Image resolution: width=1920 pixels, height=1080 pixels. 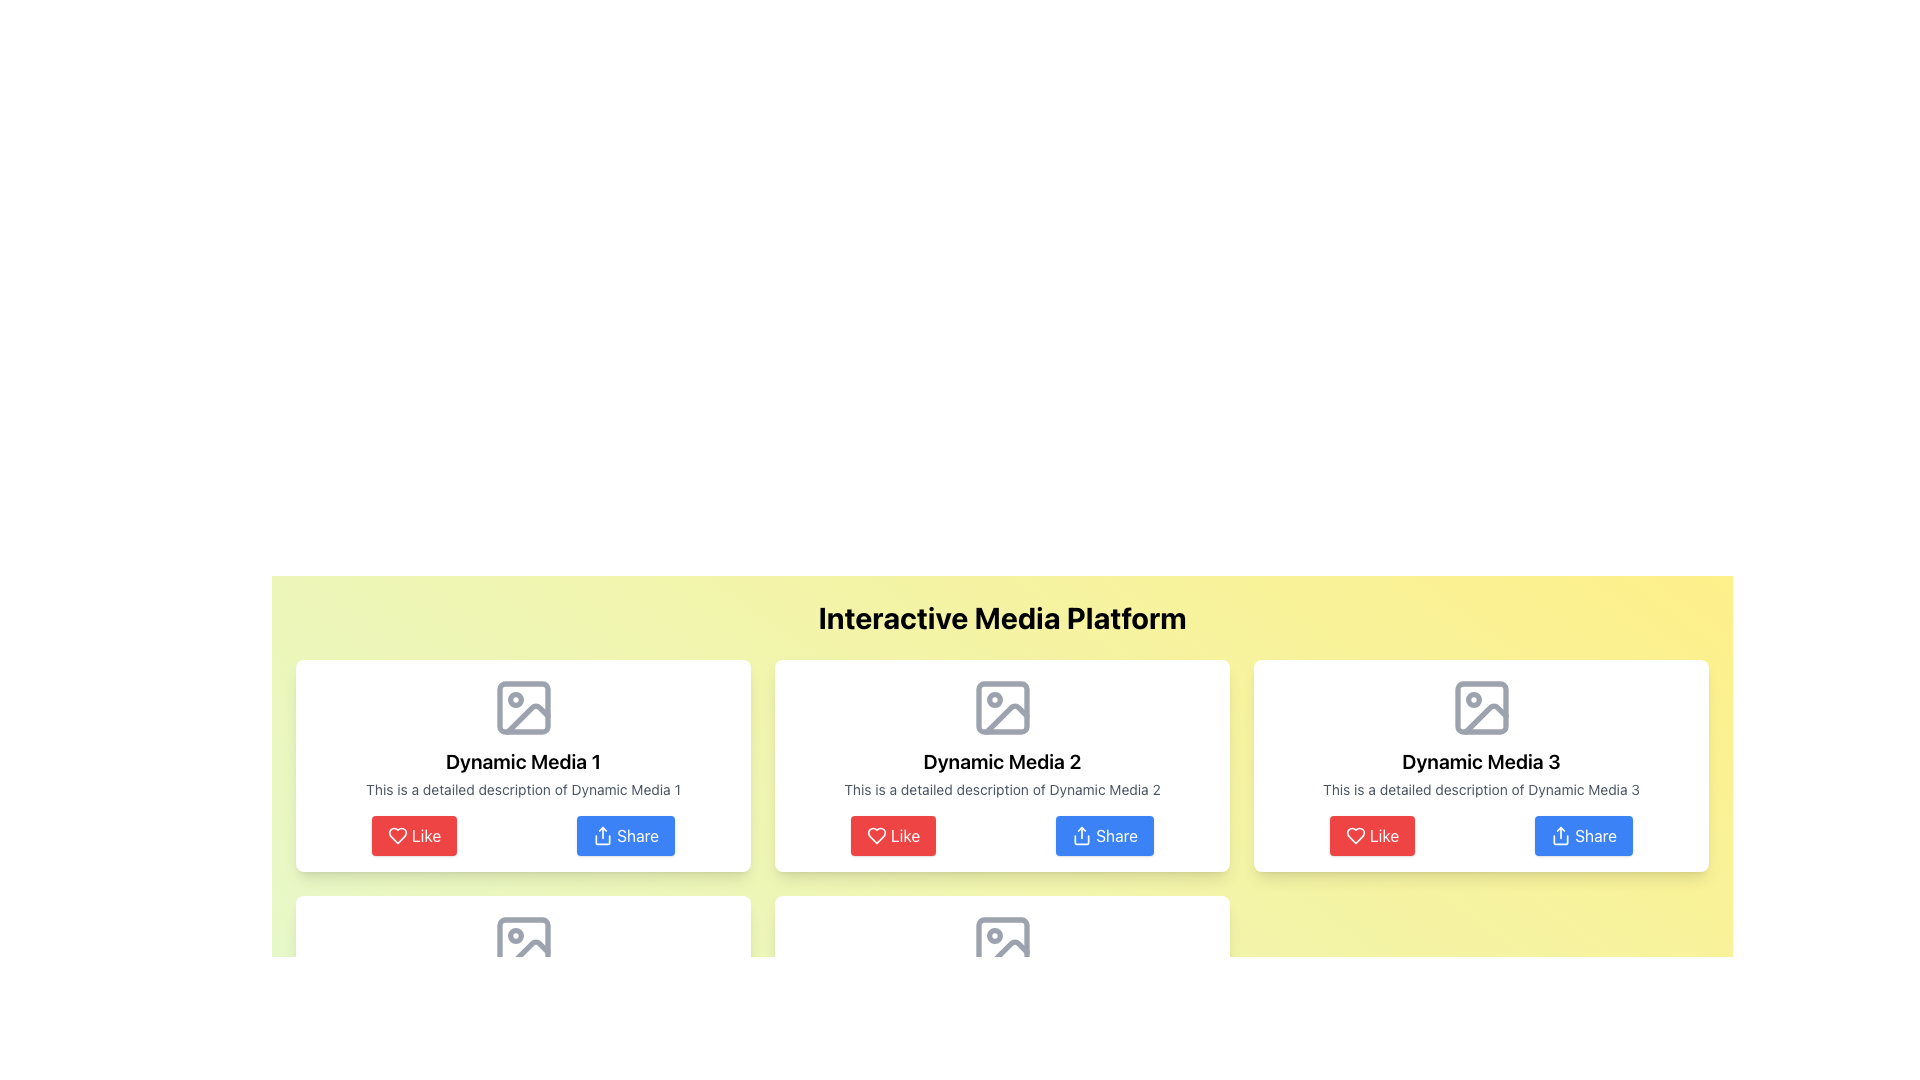 I want to click on the header and description part of the media-related card displaying 'Dynamic Media 3', which is located on the third card in a horizontal layout with a yellow background, positioned above the 'Like' and 'Share' buttons, so click(x=1481, y=737).